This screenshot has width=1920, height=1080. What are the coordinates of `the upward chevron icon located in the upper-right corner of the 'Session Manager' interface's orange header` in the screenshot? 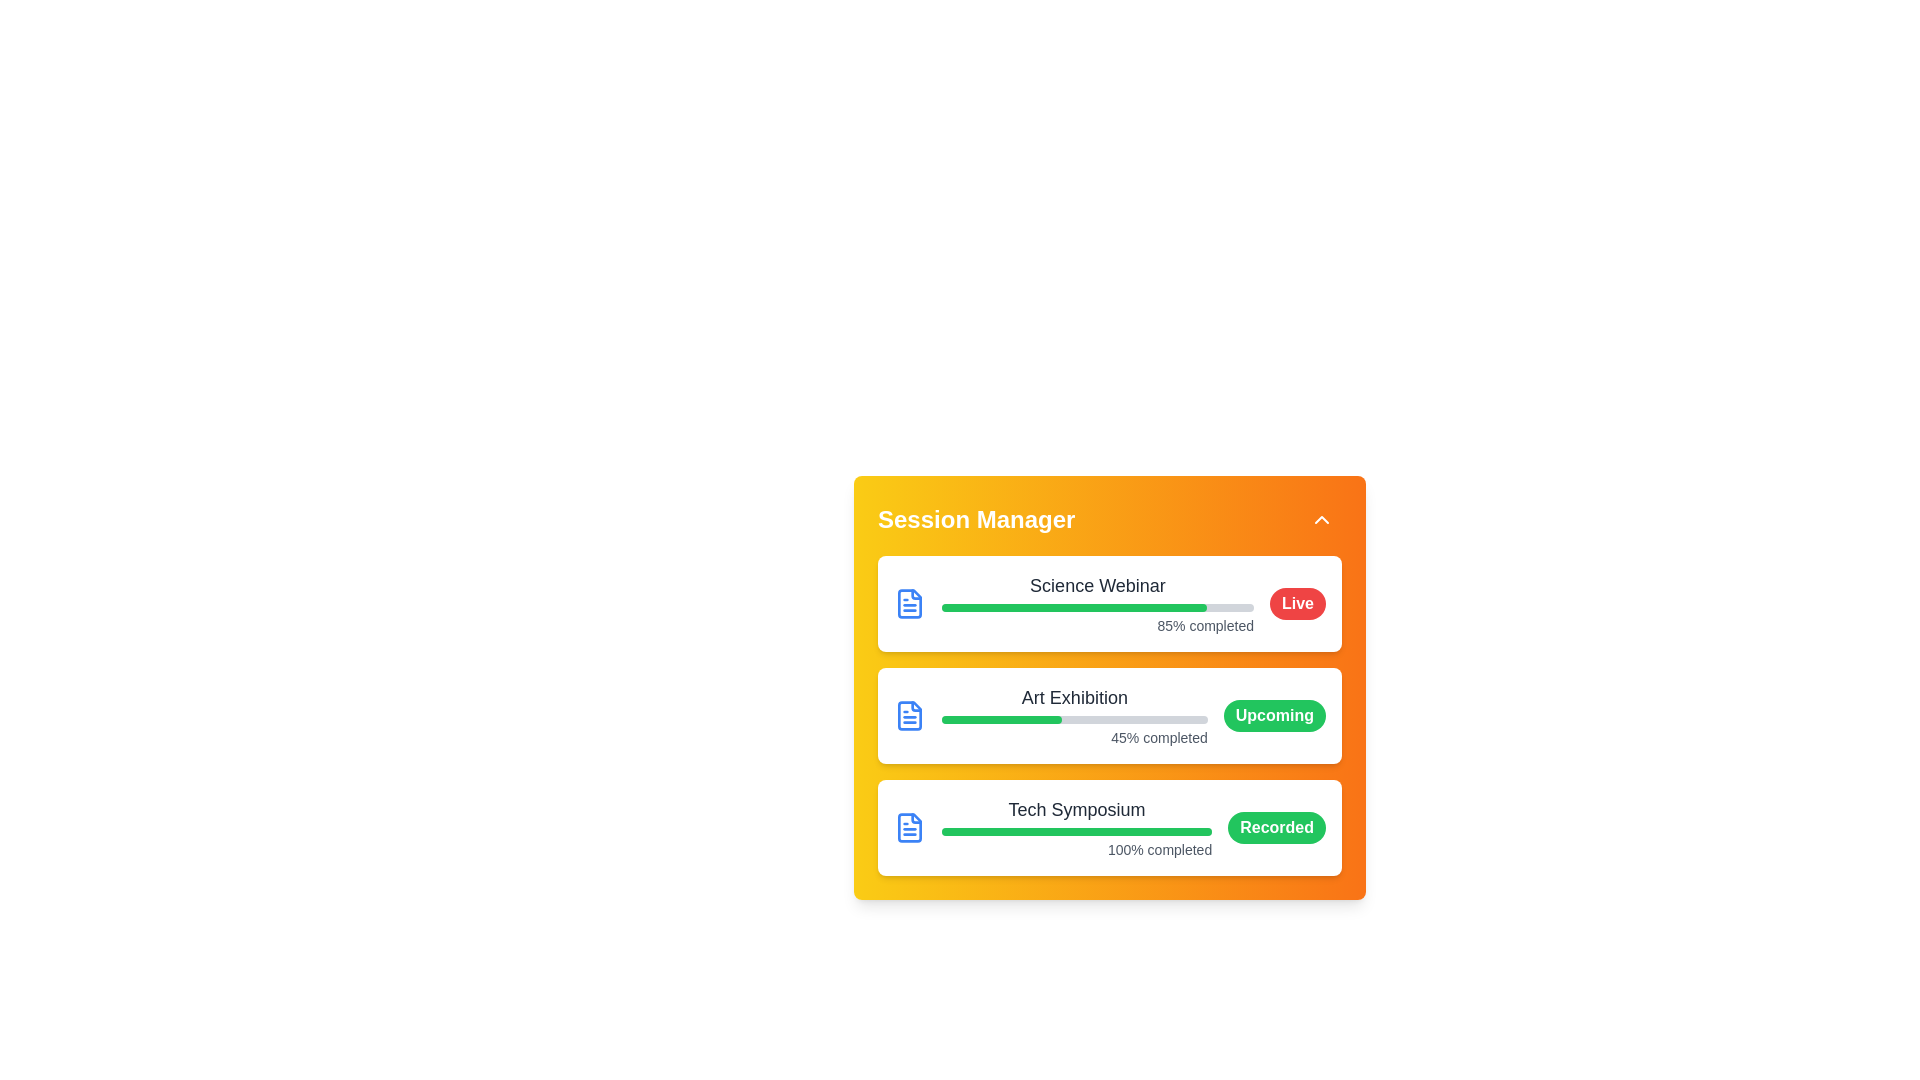 It's located at (1321, 519).